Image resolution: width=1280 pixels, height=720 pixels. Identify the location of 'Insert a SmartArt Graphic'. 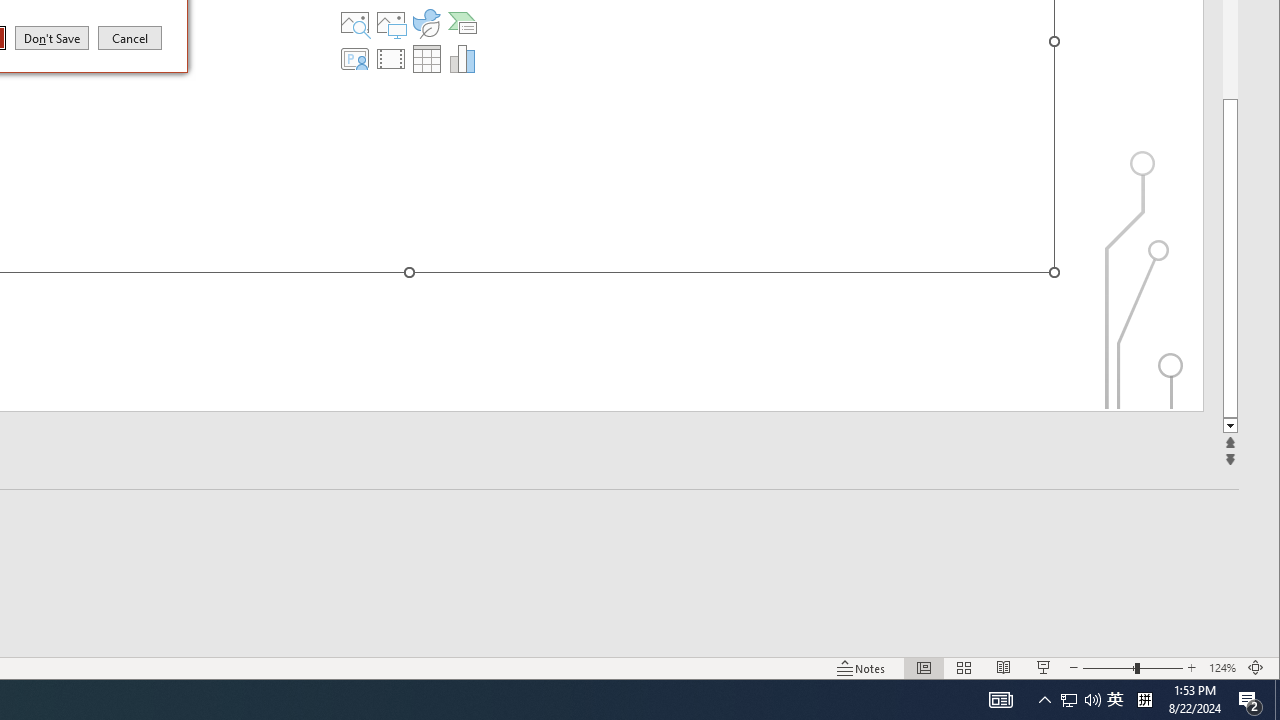
(461, 23).